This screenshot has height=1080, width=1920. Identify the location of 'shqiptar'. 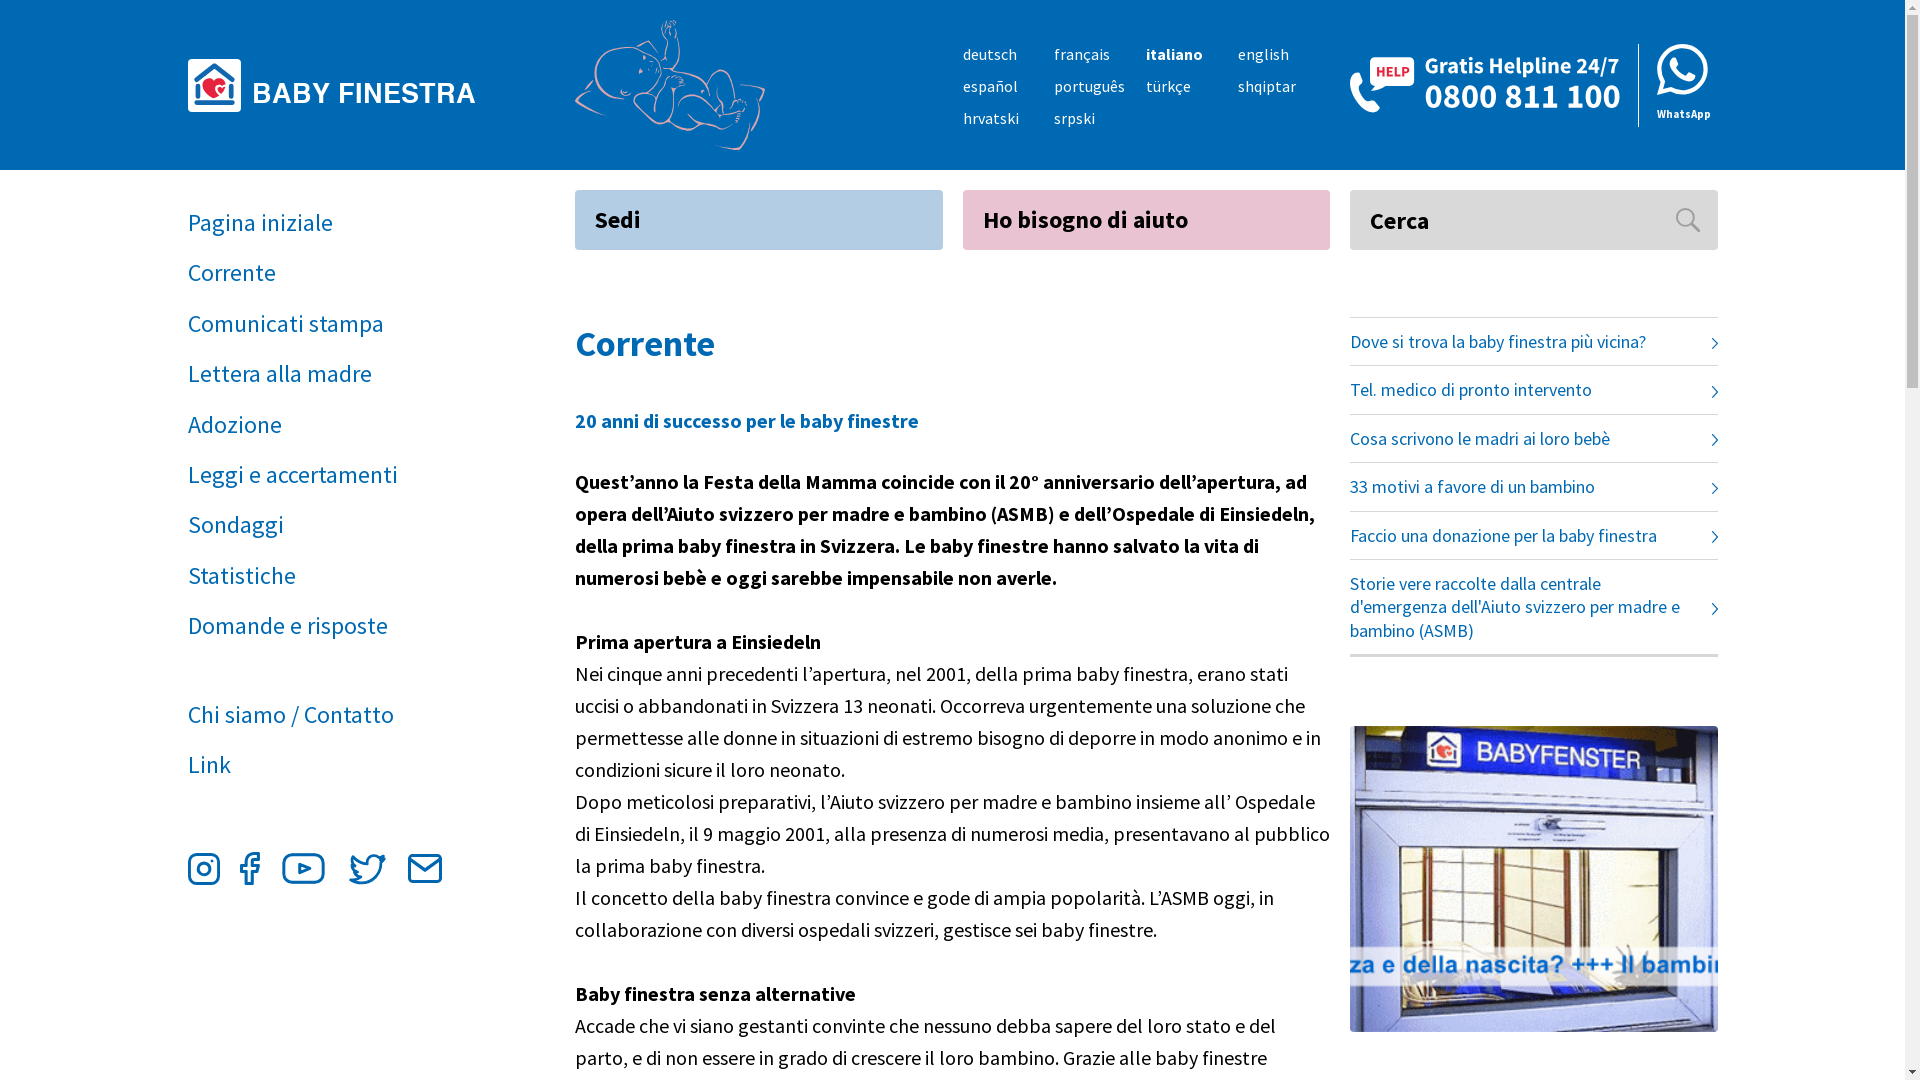
(1266, 84).